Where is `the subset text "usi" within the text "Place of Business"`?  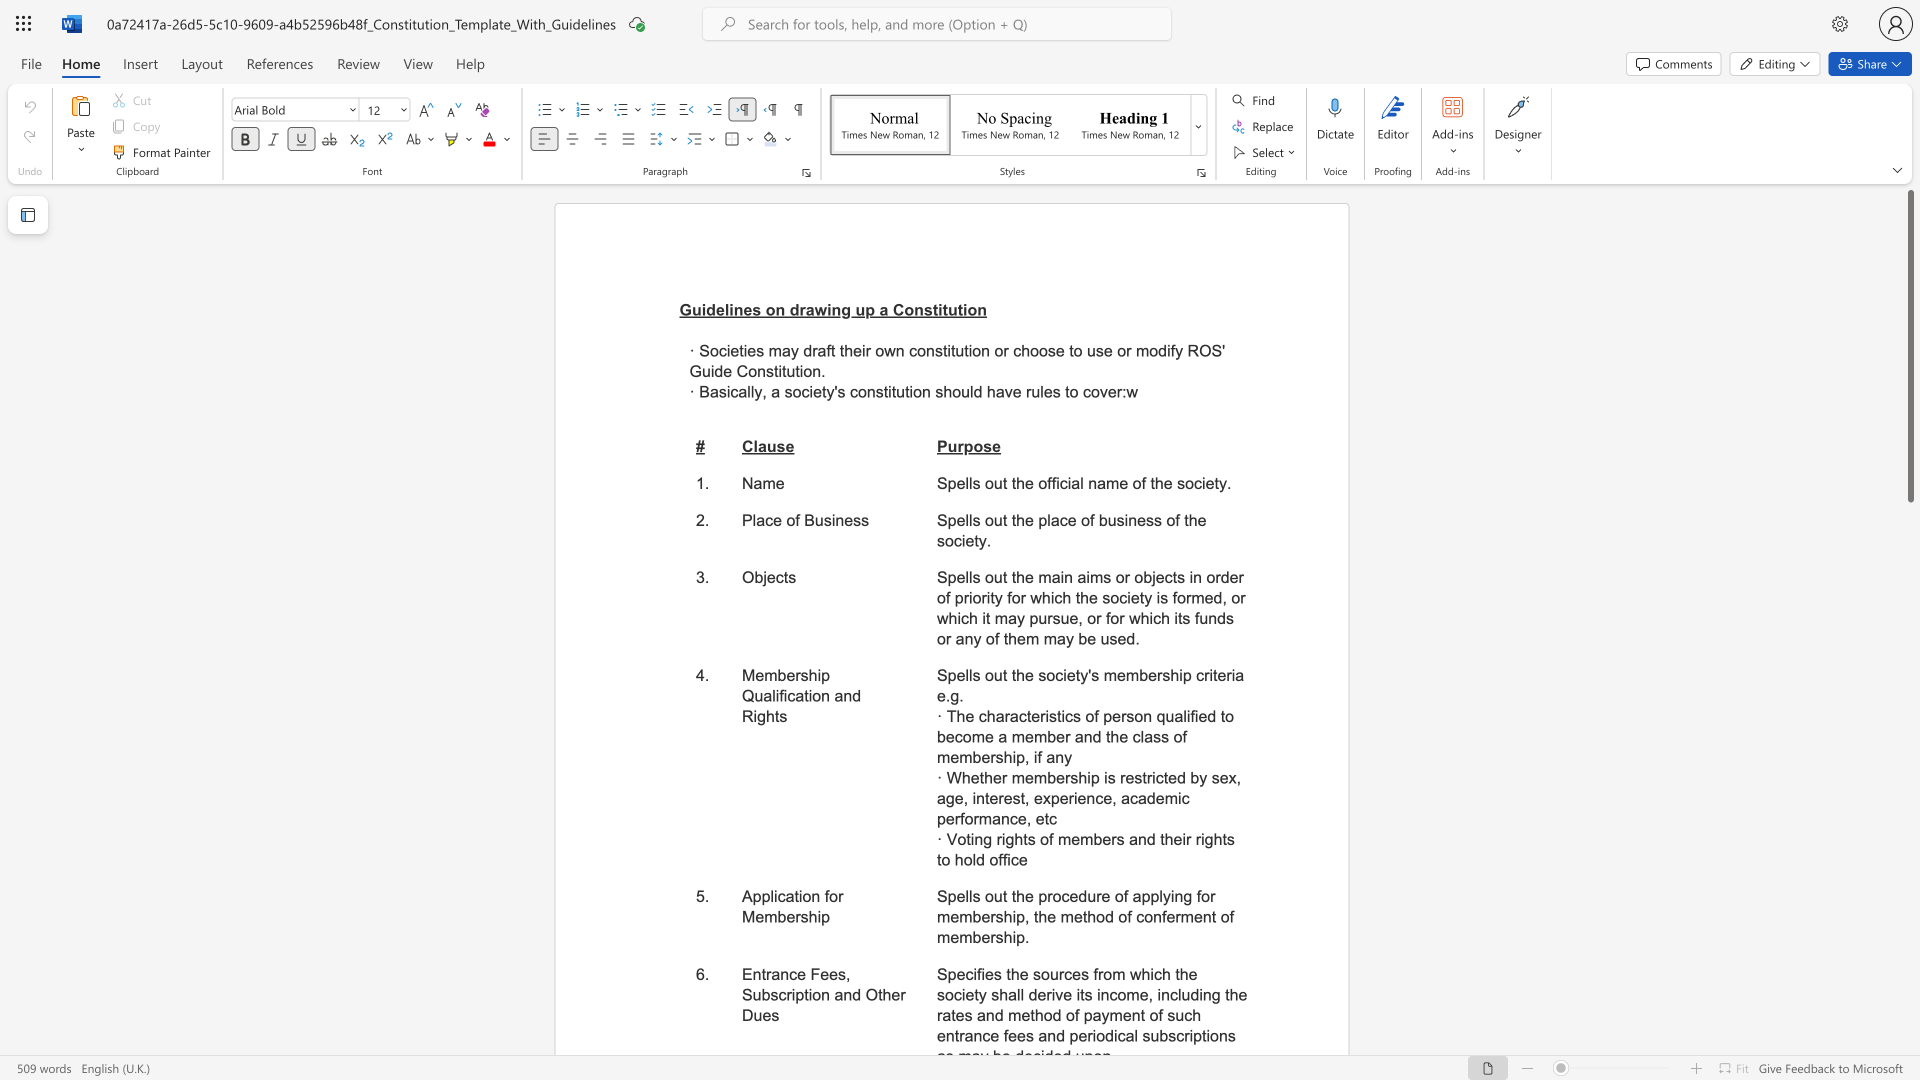 the subset text "usi" within the text "Place of Business" is located at coordinates (814, 519).